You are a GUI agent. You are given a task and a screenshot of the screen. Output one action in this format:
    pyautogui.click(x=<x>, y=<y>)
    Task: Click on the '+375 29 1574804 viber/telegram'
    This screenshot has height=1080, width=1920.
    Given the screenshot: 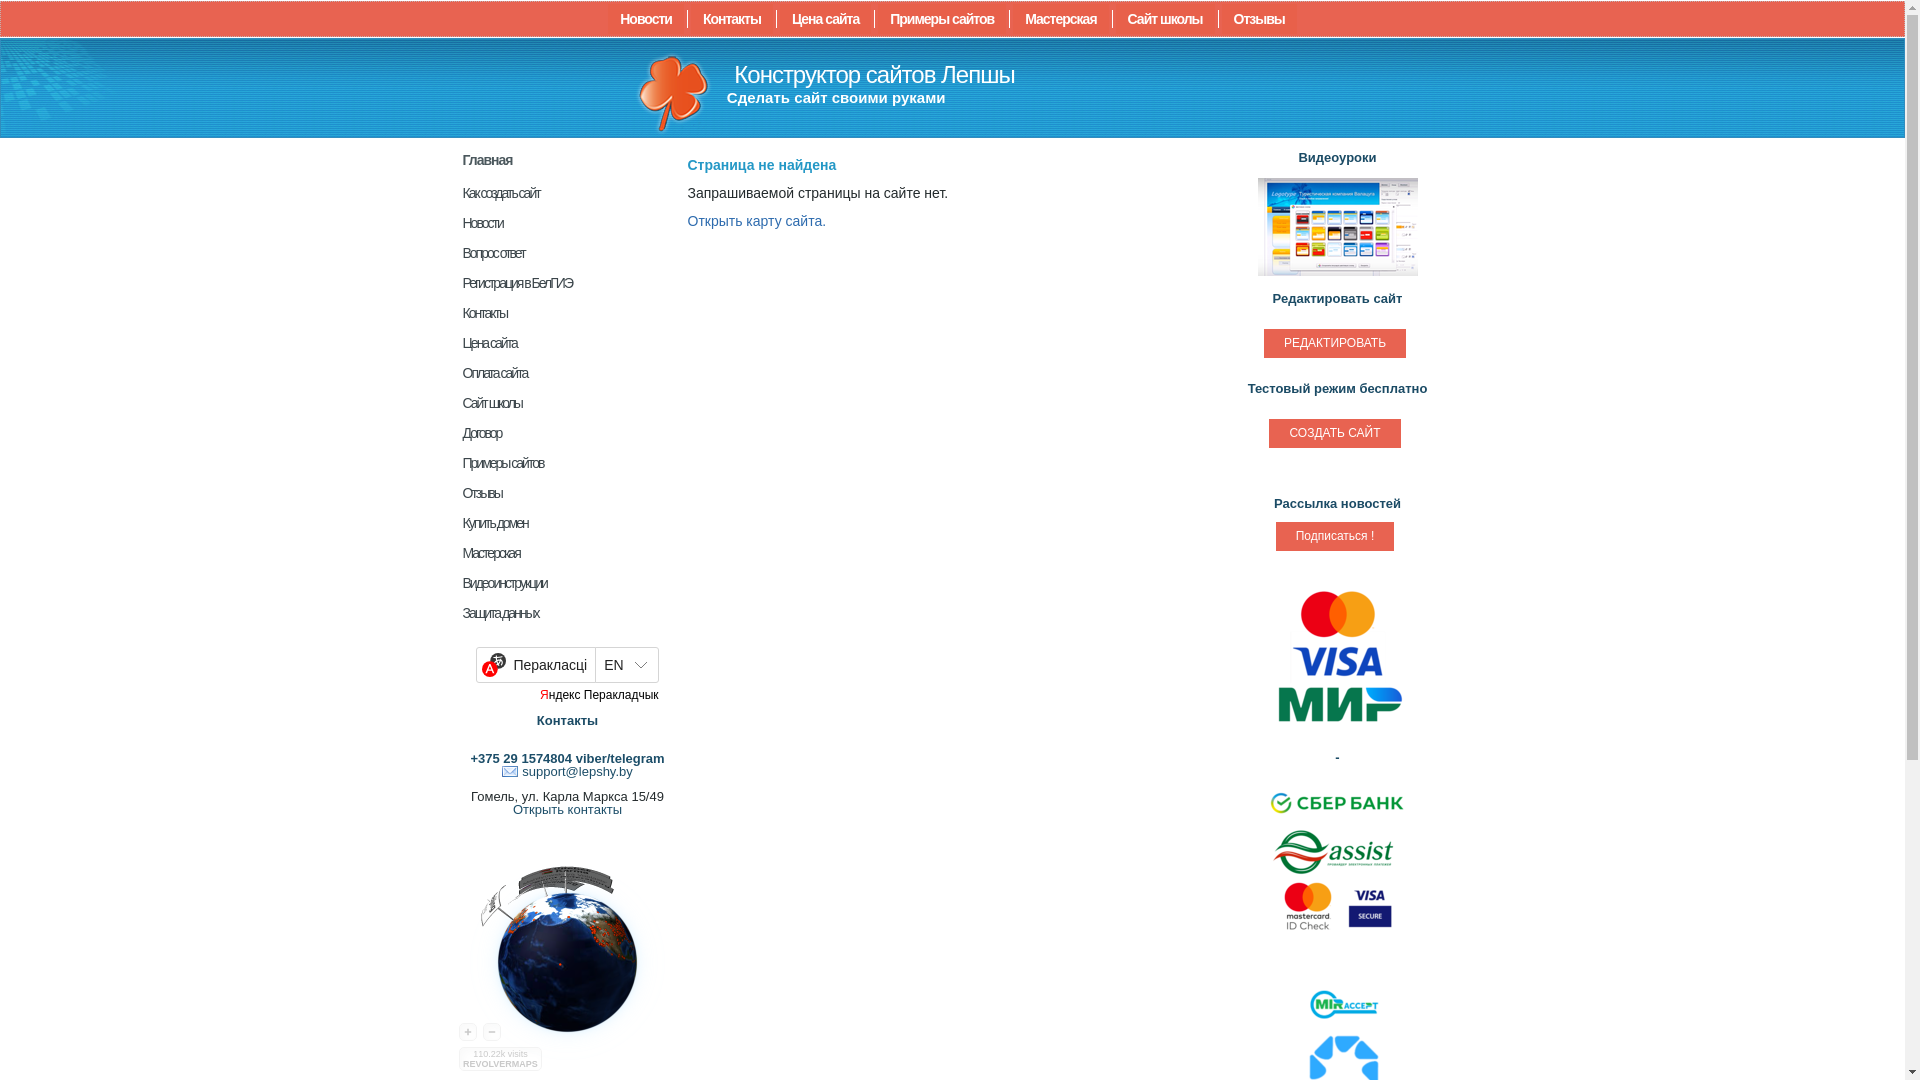 What is the action you would take?
    pyautogui.click(x=469, y=758)
    